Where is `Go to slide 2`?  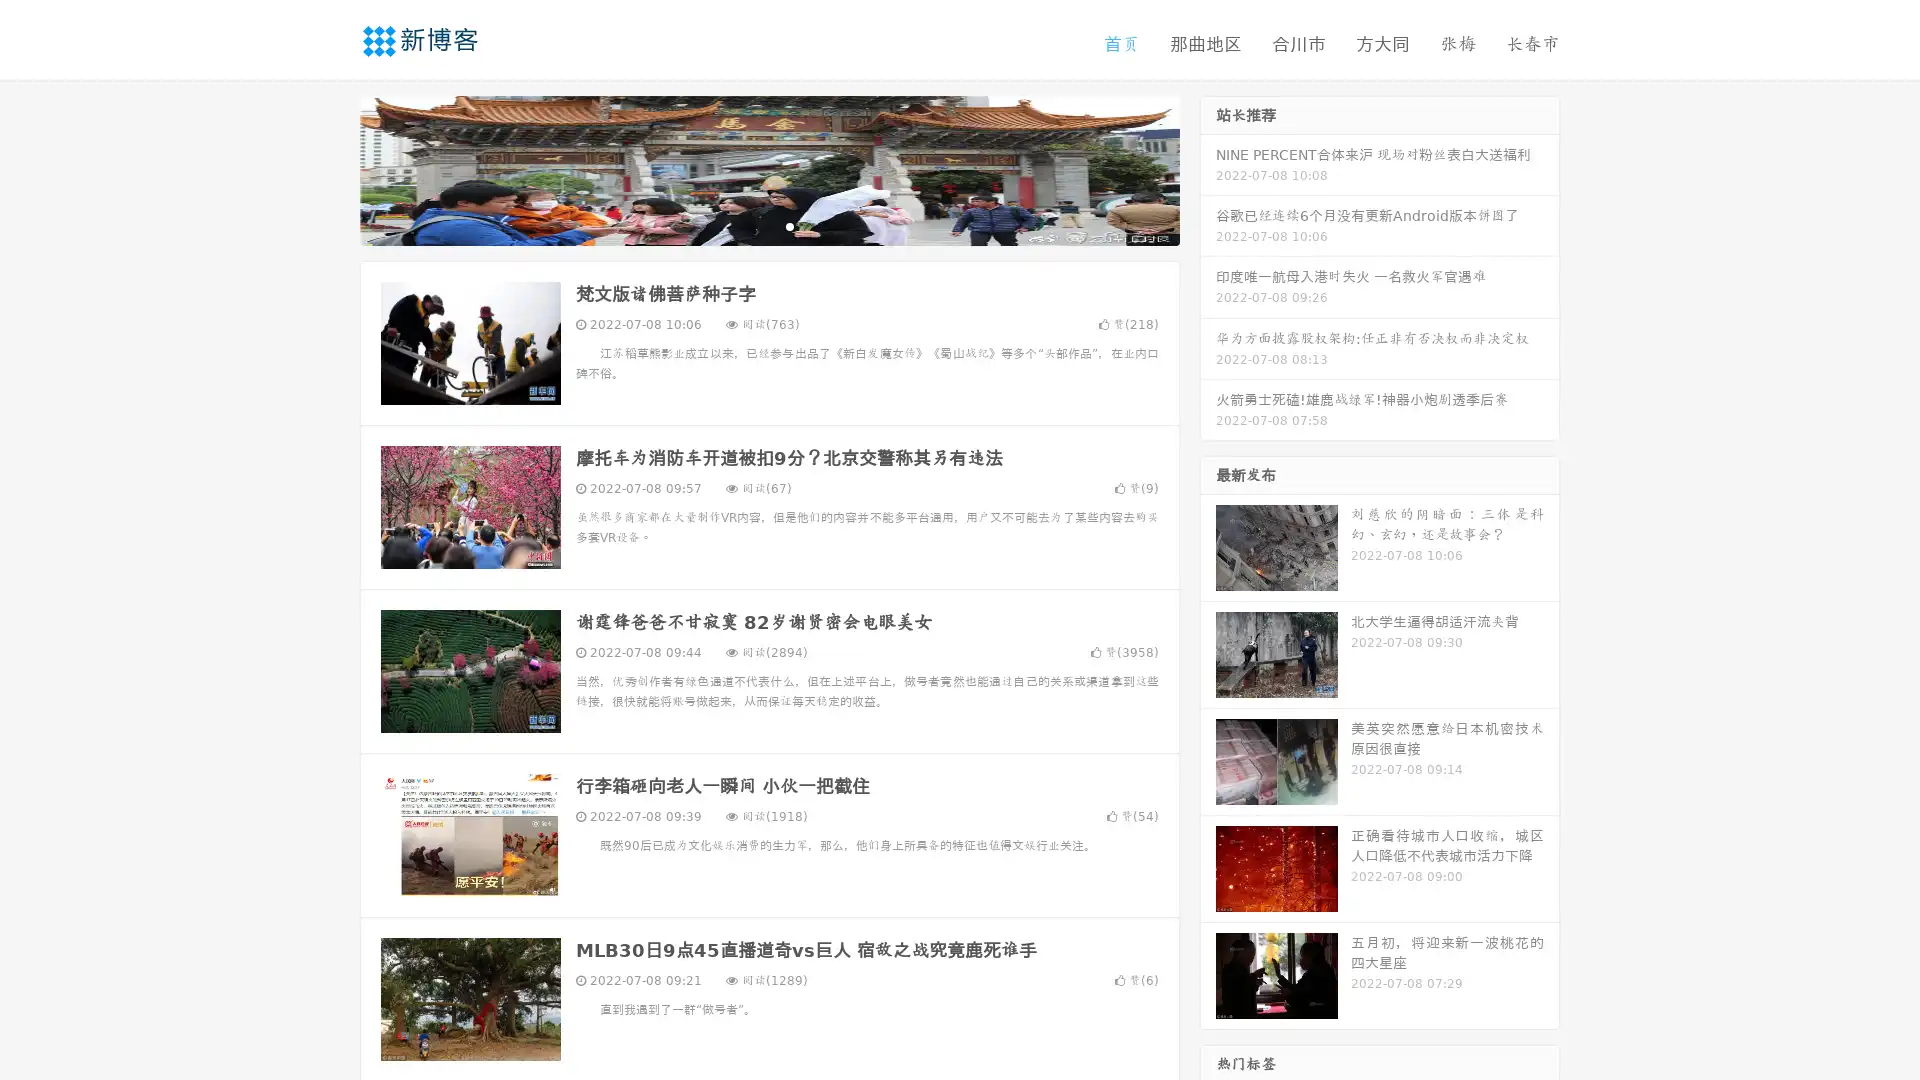 Go to slide 2 is located at coordinates (768, 225).